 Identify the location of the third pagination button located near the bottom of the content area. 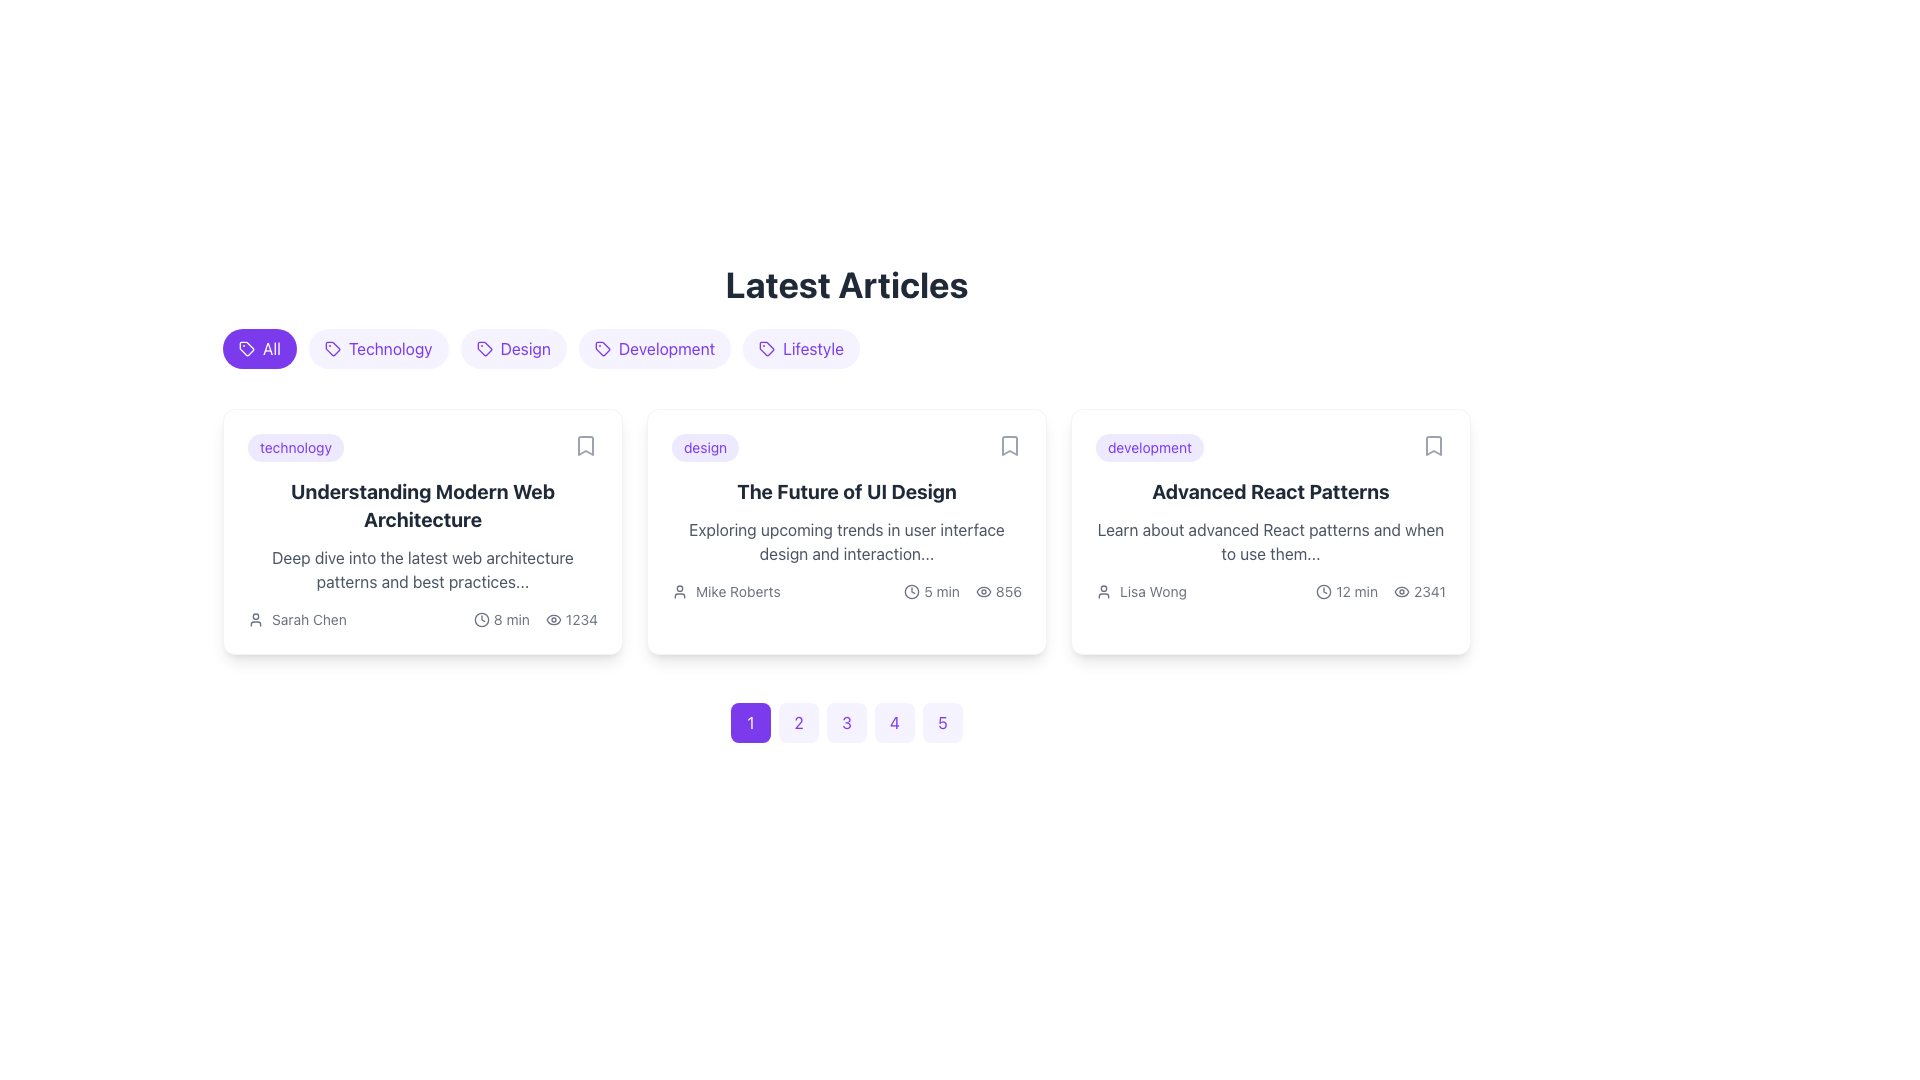
(846, 722).